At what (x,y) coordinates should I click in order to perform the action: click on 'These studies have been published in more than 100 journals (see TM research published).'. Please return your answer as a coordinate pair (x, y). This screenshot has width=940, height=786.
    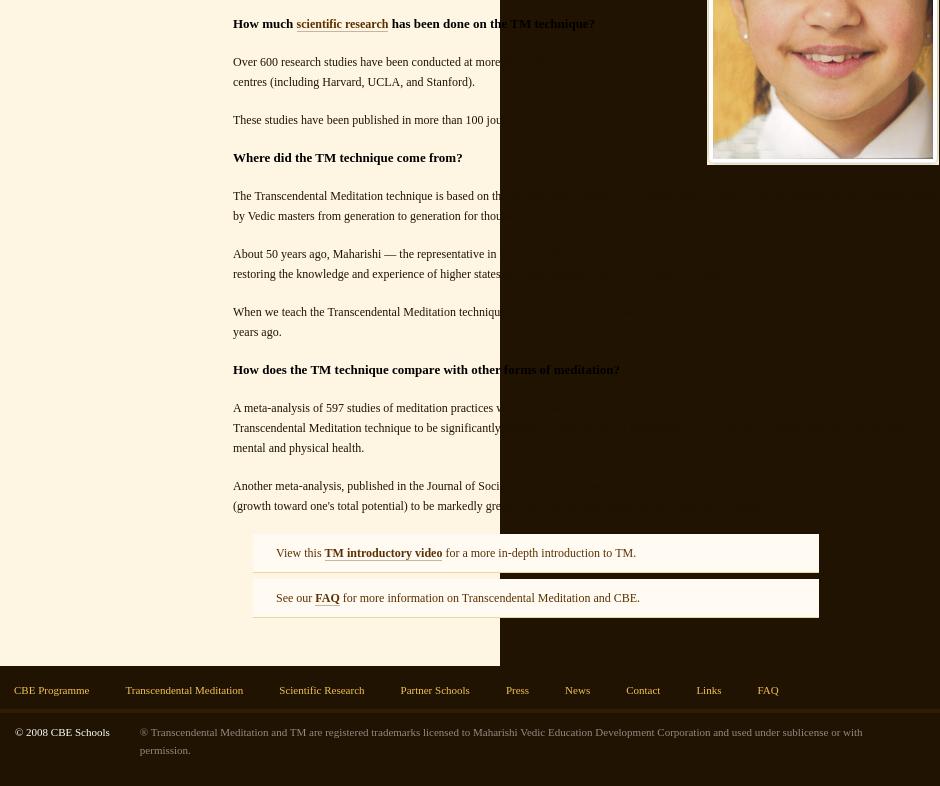
    Looking at the image, I should click on (449, 119).